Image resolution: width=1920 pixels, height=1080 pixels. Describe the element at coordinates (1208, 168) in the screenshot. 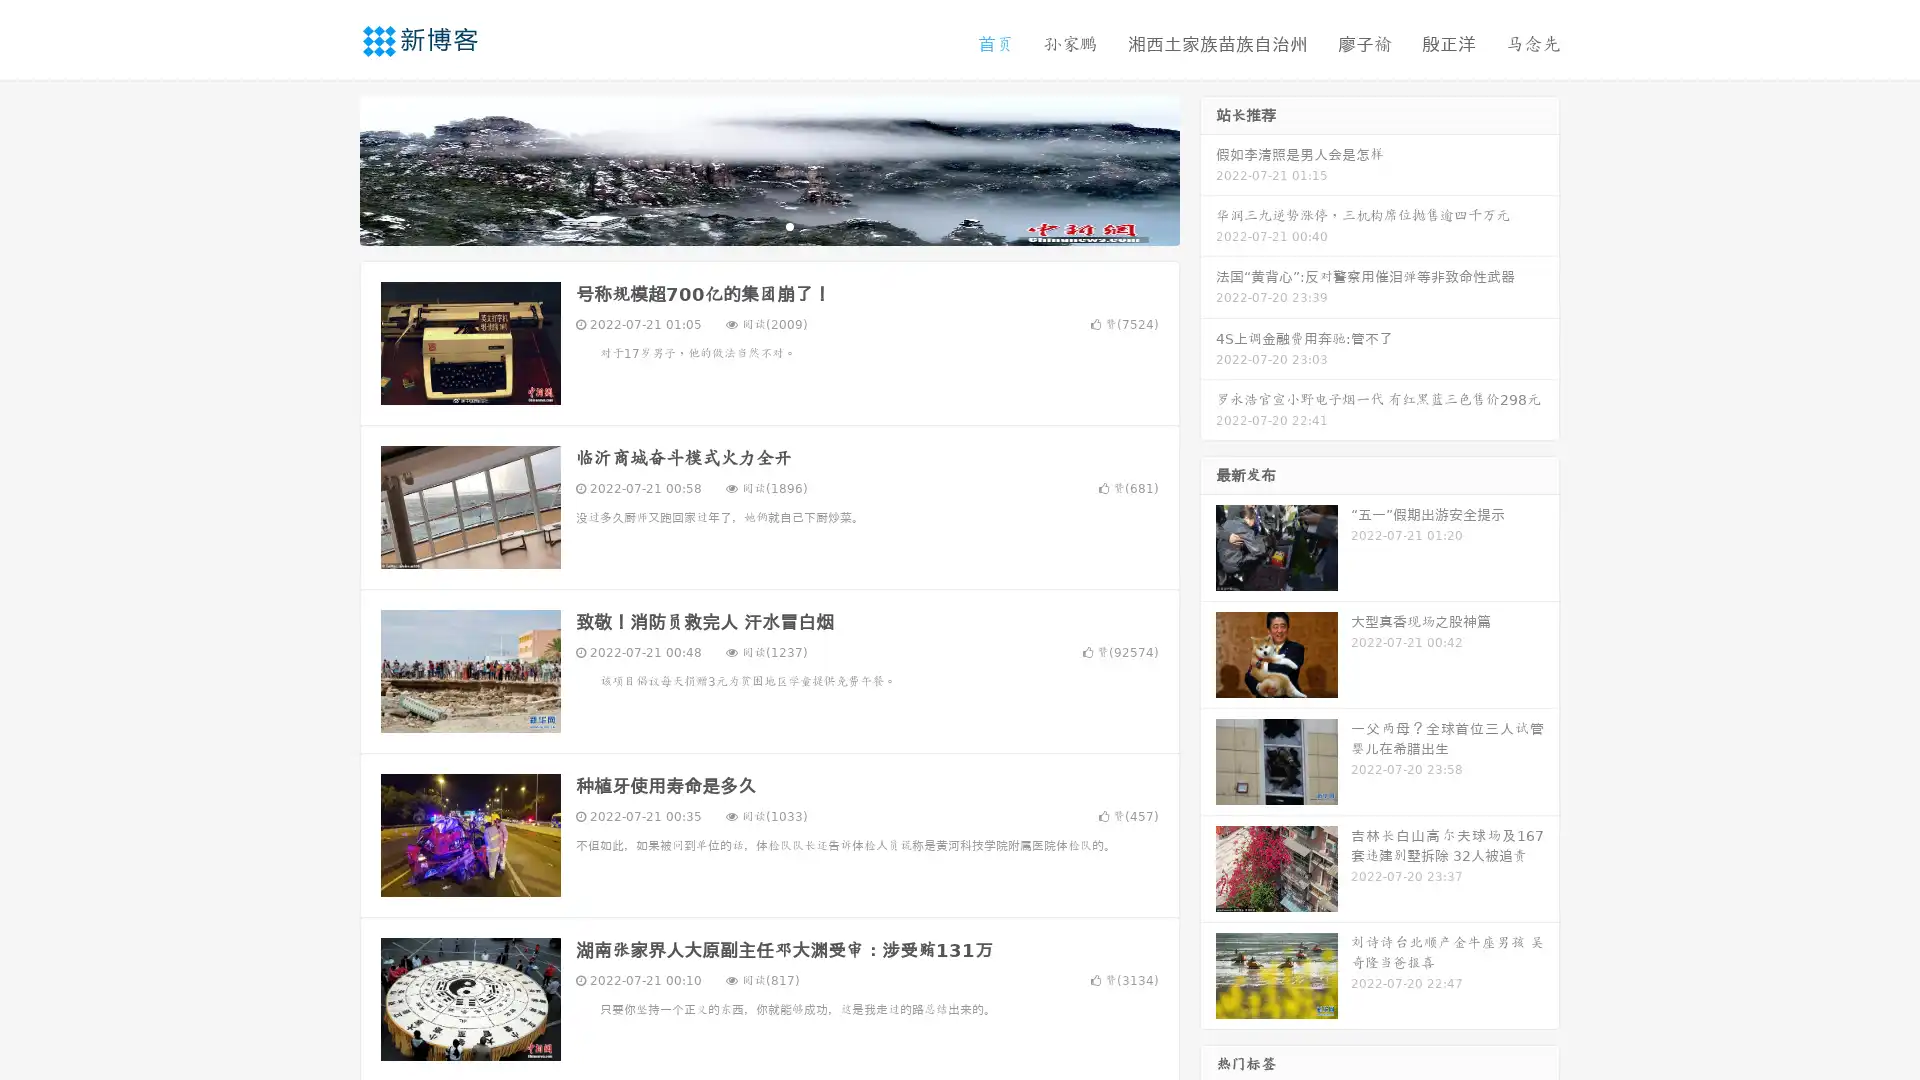

I see `Next slide` at that location.